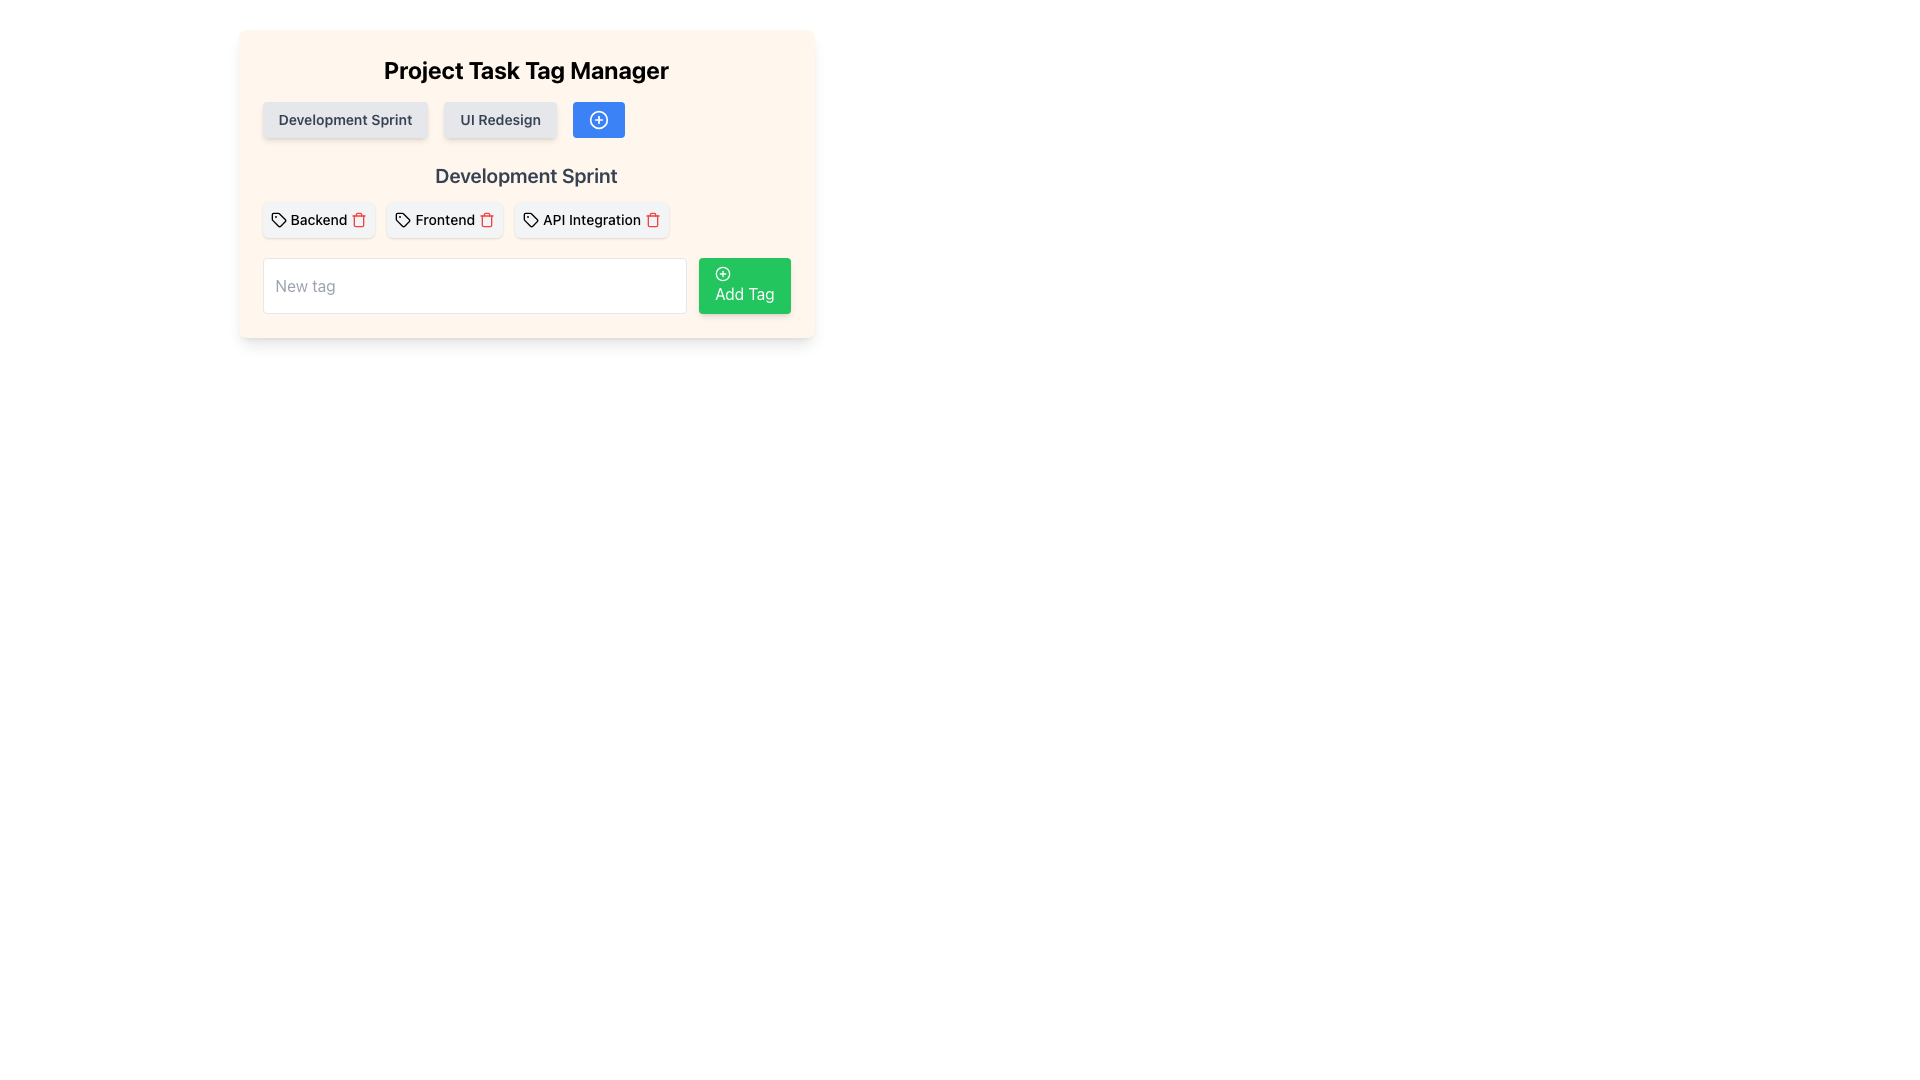 This screenshot has width=1920, height=1080. What do you see at coordinates (277, 219) in the screenshot?
I see `the tag-like icon next to the 'Backend' label within the 'Development Sprint' section` at bounding box center [277, 219].